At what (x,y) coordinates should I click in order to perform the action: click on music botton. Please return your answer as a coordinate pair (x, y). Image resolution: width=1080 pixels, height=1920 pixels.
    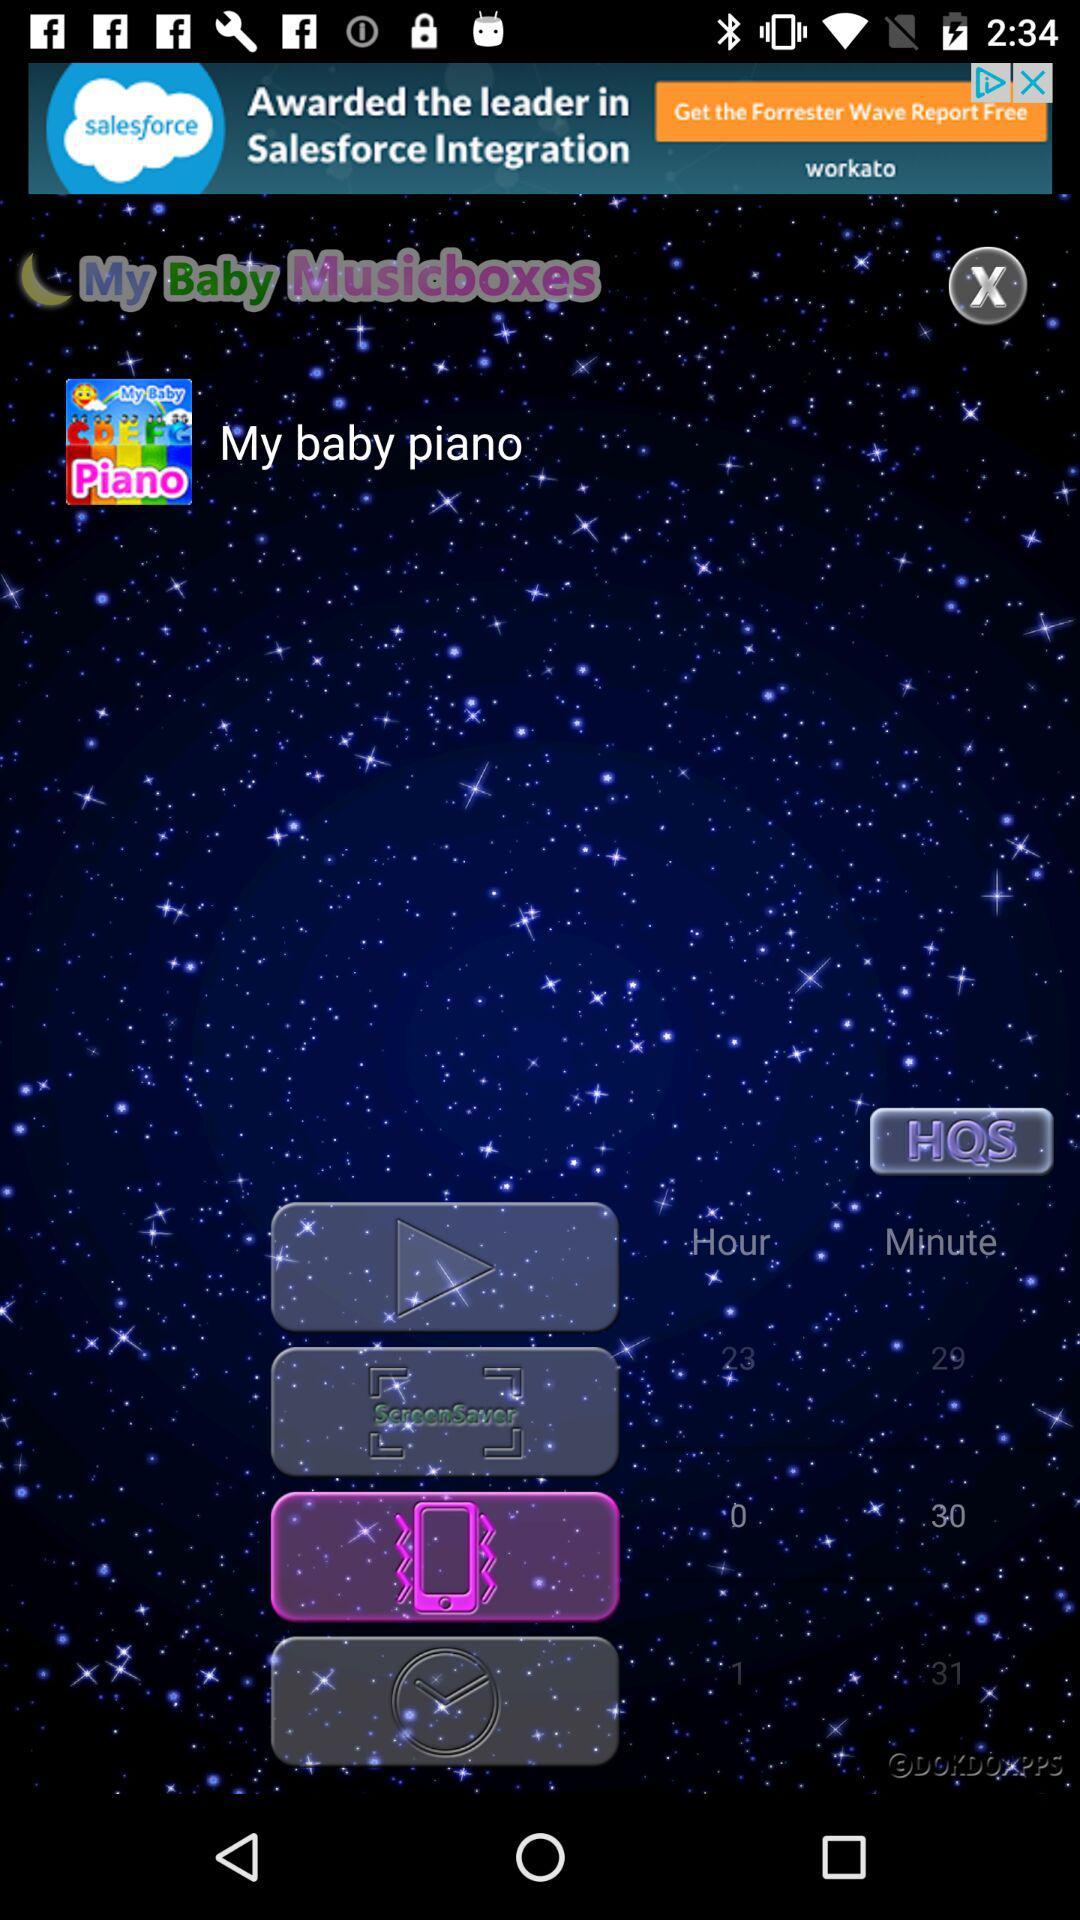
    Looking at the image, I should click on (444, 1411).